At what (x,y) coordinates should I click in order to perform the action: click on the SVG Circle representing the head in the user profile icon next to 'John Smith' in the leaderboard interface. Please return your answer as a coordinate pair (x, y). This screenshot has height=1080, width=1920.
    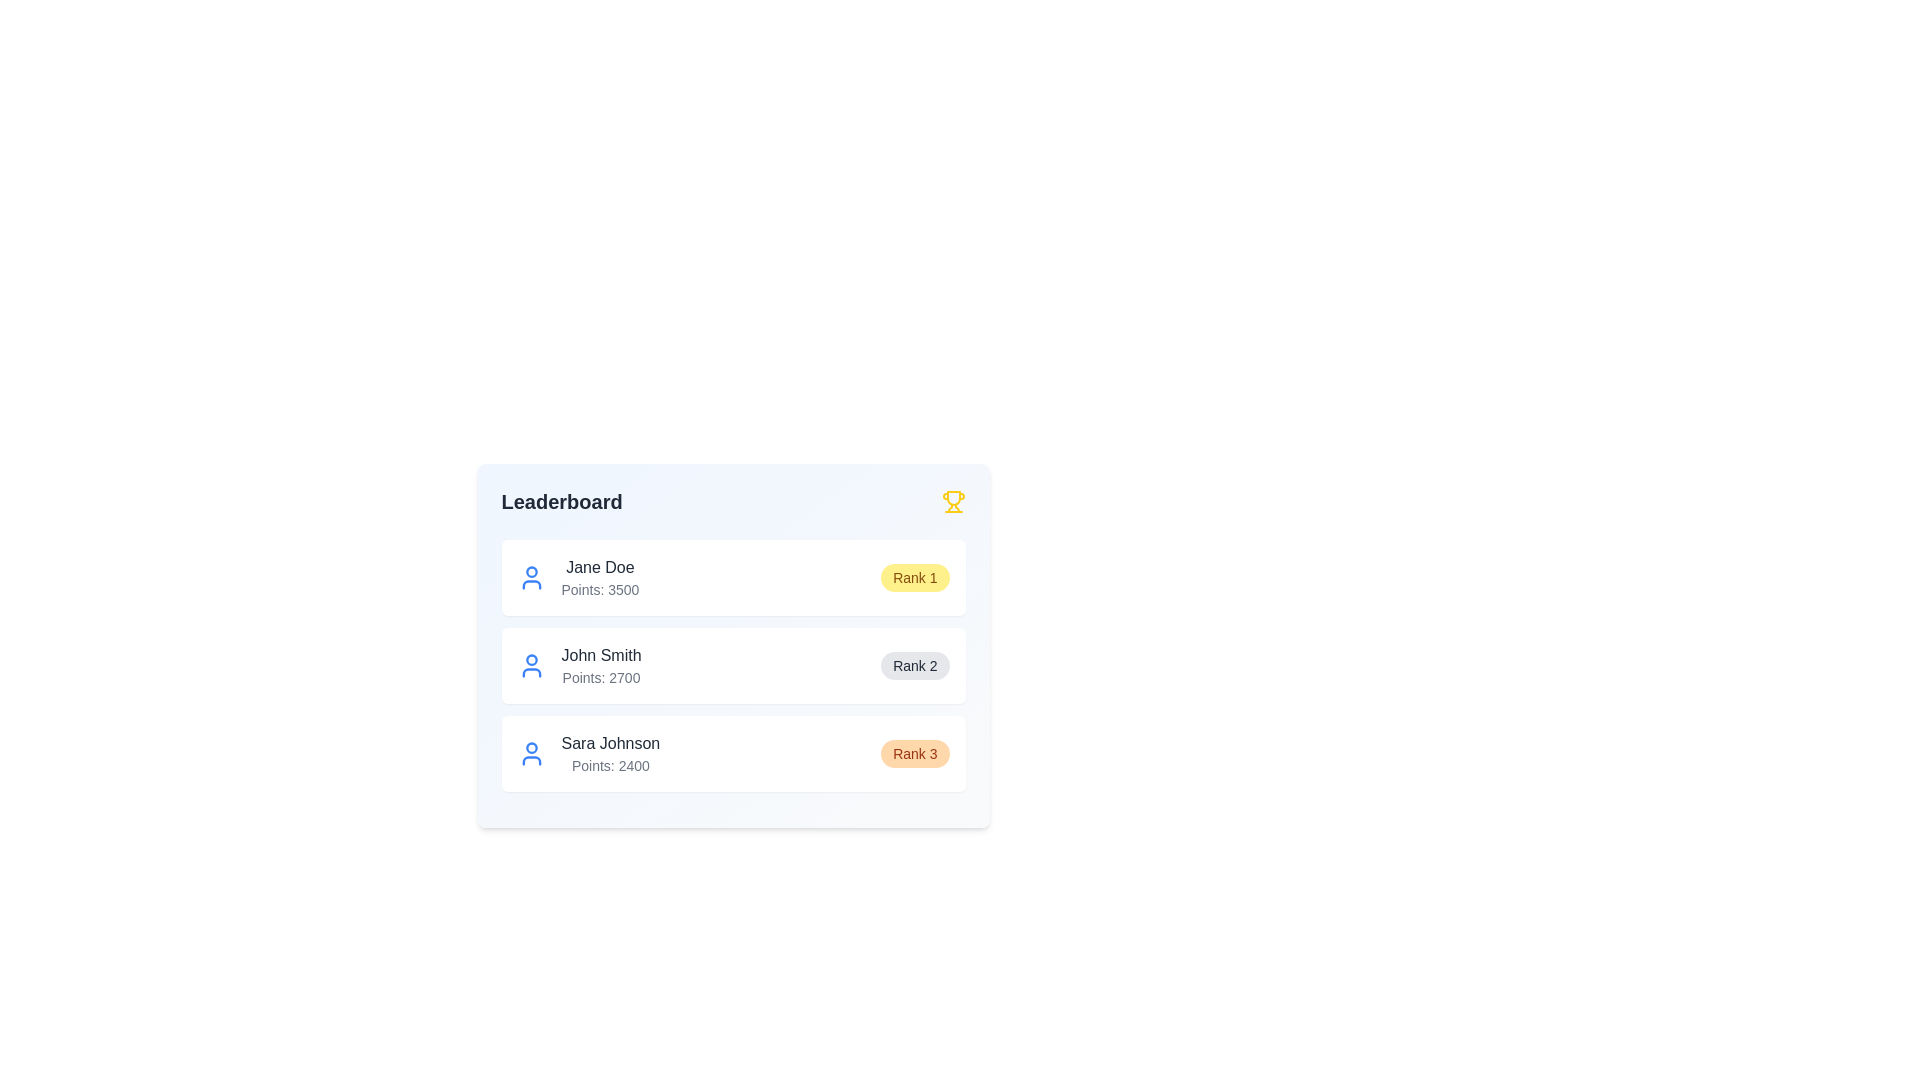
    Looking at the image, I should click on (531, 660).